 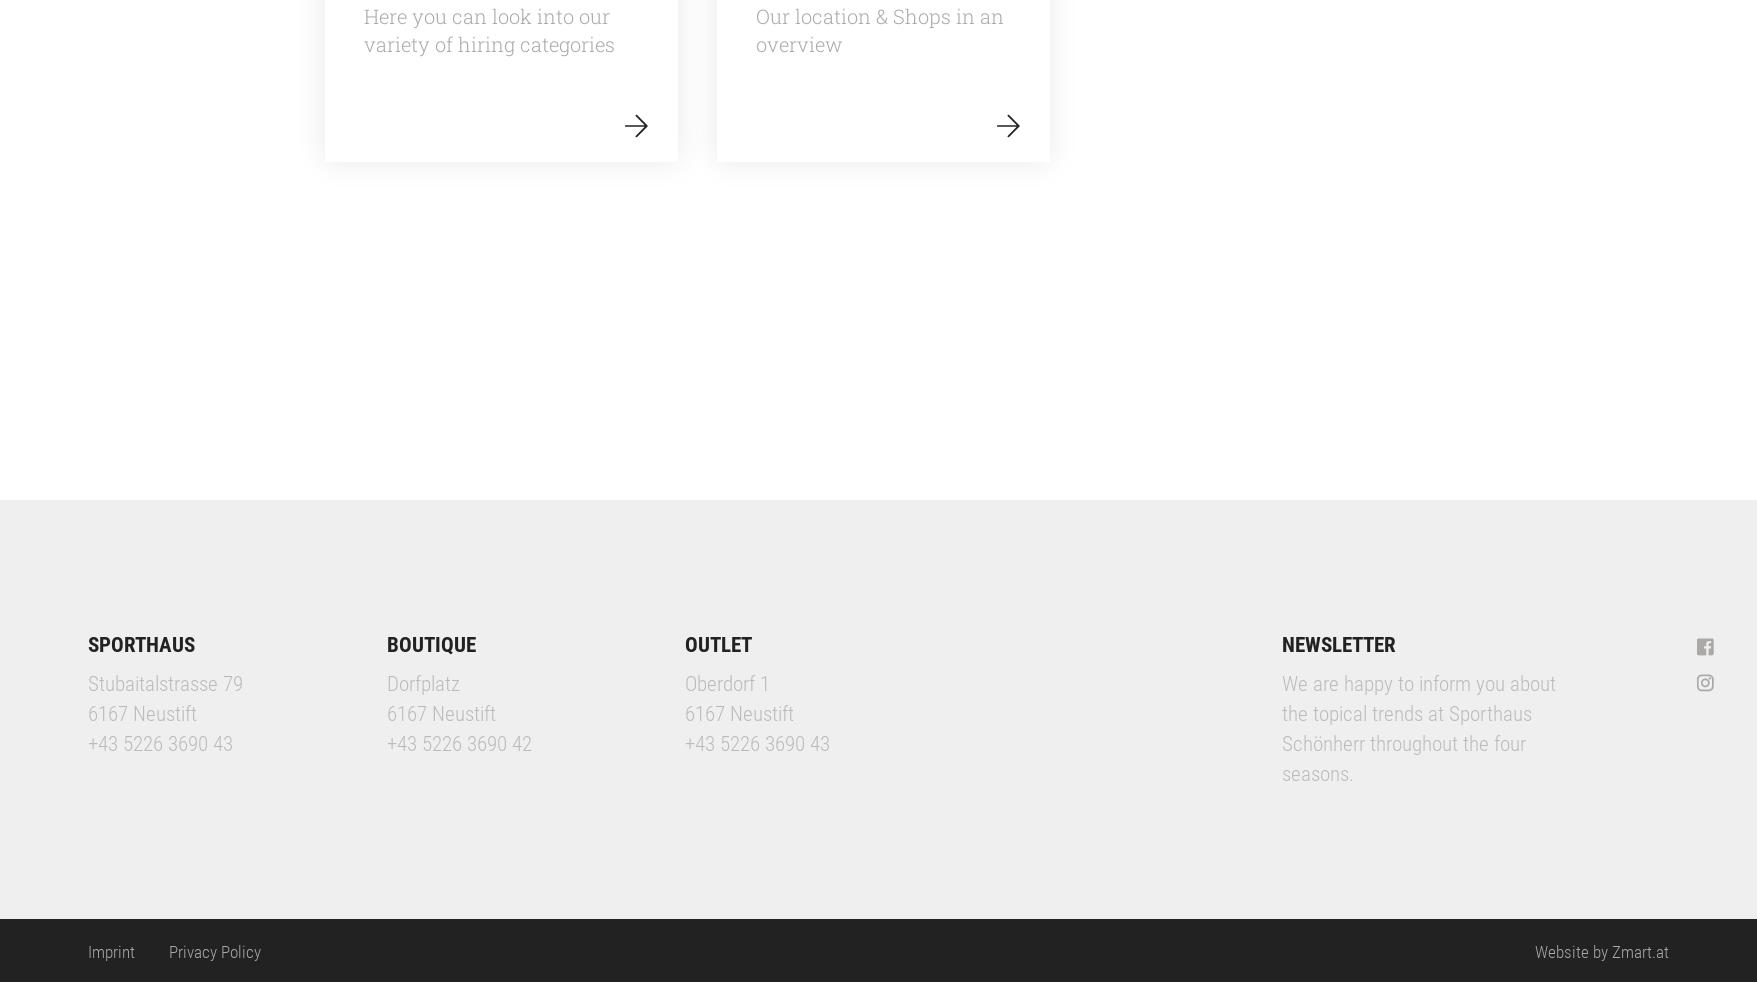 I want to click on 'Website by Zmart.at', so click(x=1600, y=950).